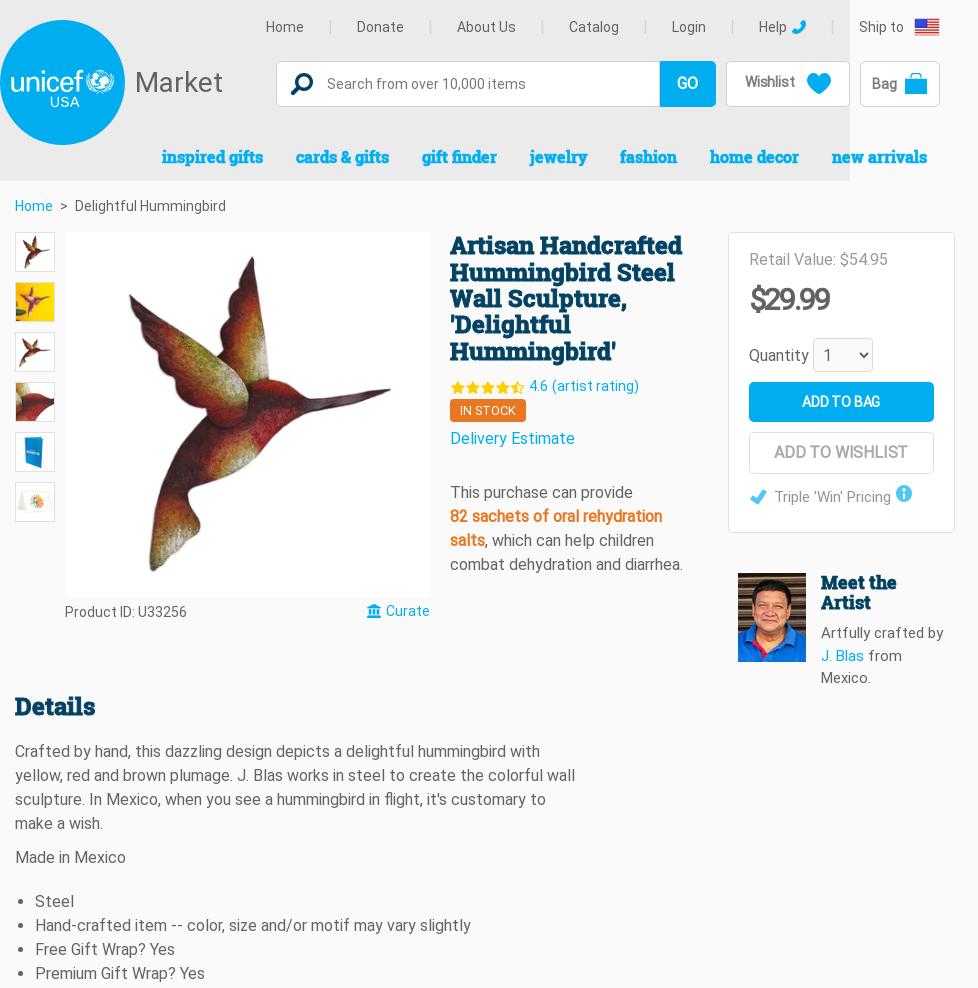 Image resolution: width=978 pixels, height=988 pixels. I want to click on 'Artisan Handcrafted Hummingbird Steel Wall Sculpture, 'Delightful Hummingbird'', so click(565, 296).